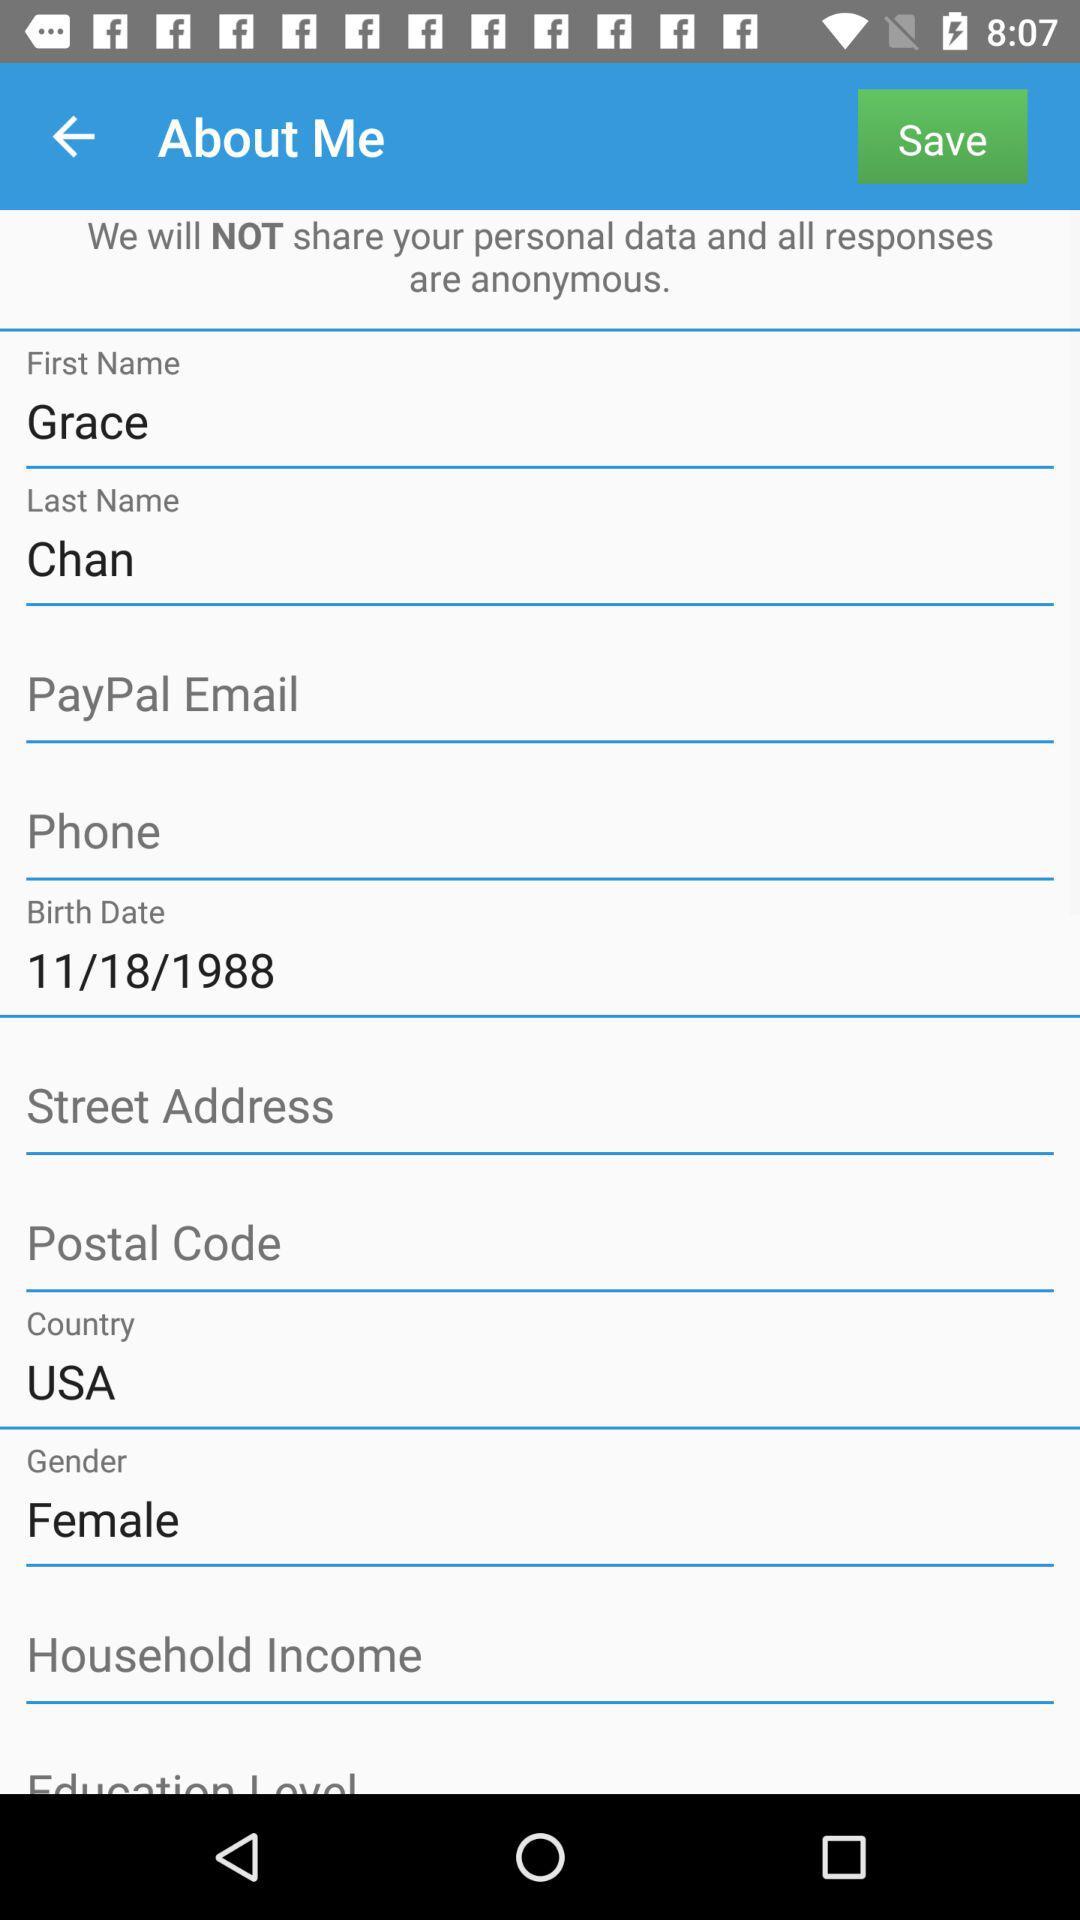 The width and height of the screenshot is (1080, 1920). Describe the element at coordinates (540, 695) in the screenshot. I see `the field paypal email` at that location.